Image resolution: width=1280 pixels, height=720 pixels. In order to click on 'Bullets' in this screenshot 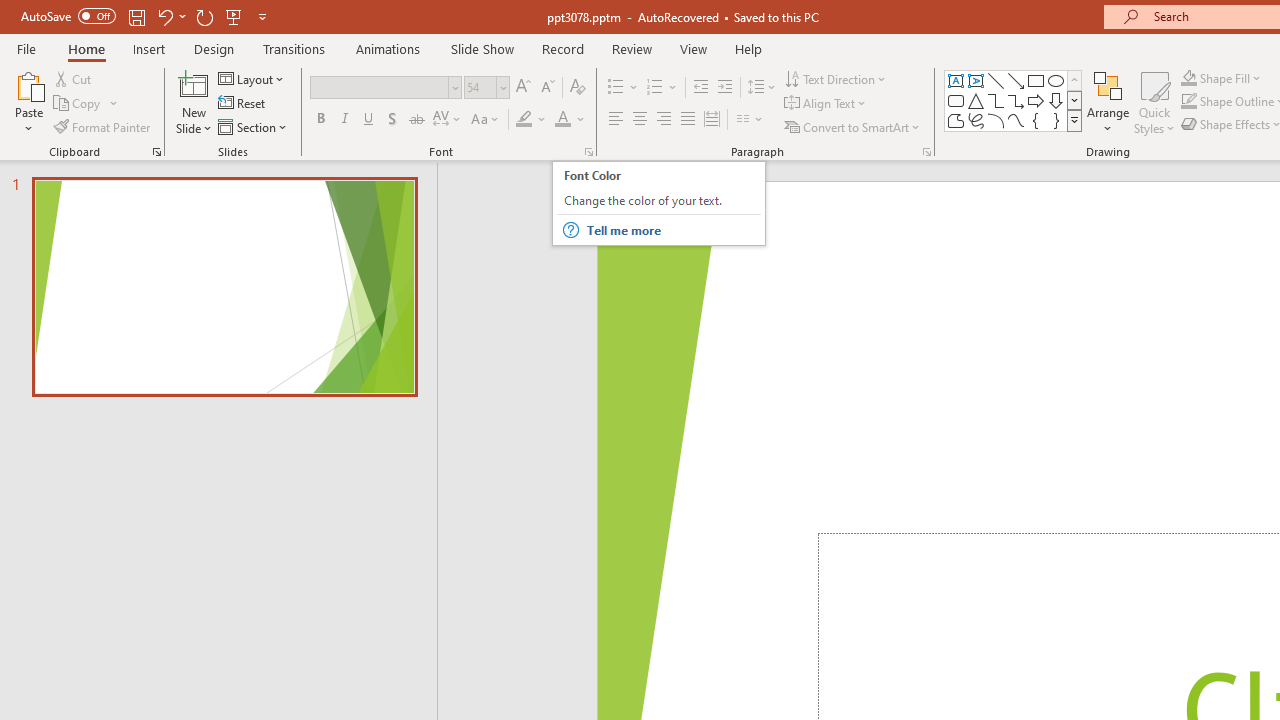, I will do `click(615, 86)`.